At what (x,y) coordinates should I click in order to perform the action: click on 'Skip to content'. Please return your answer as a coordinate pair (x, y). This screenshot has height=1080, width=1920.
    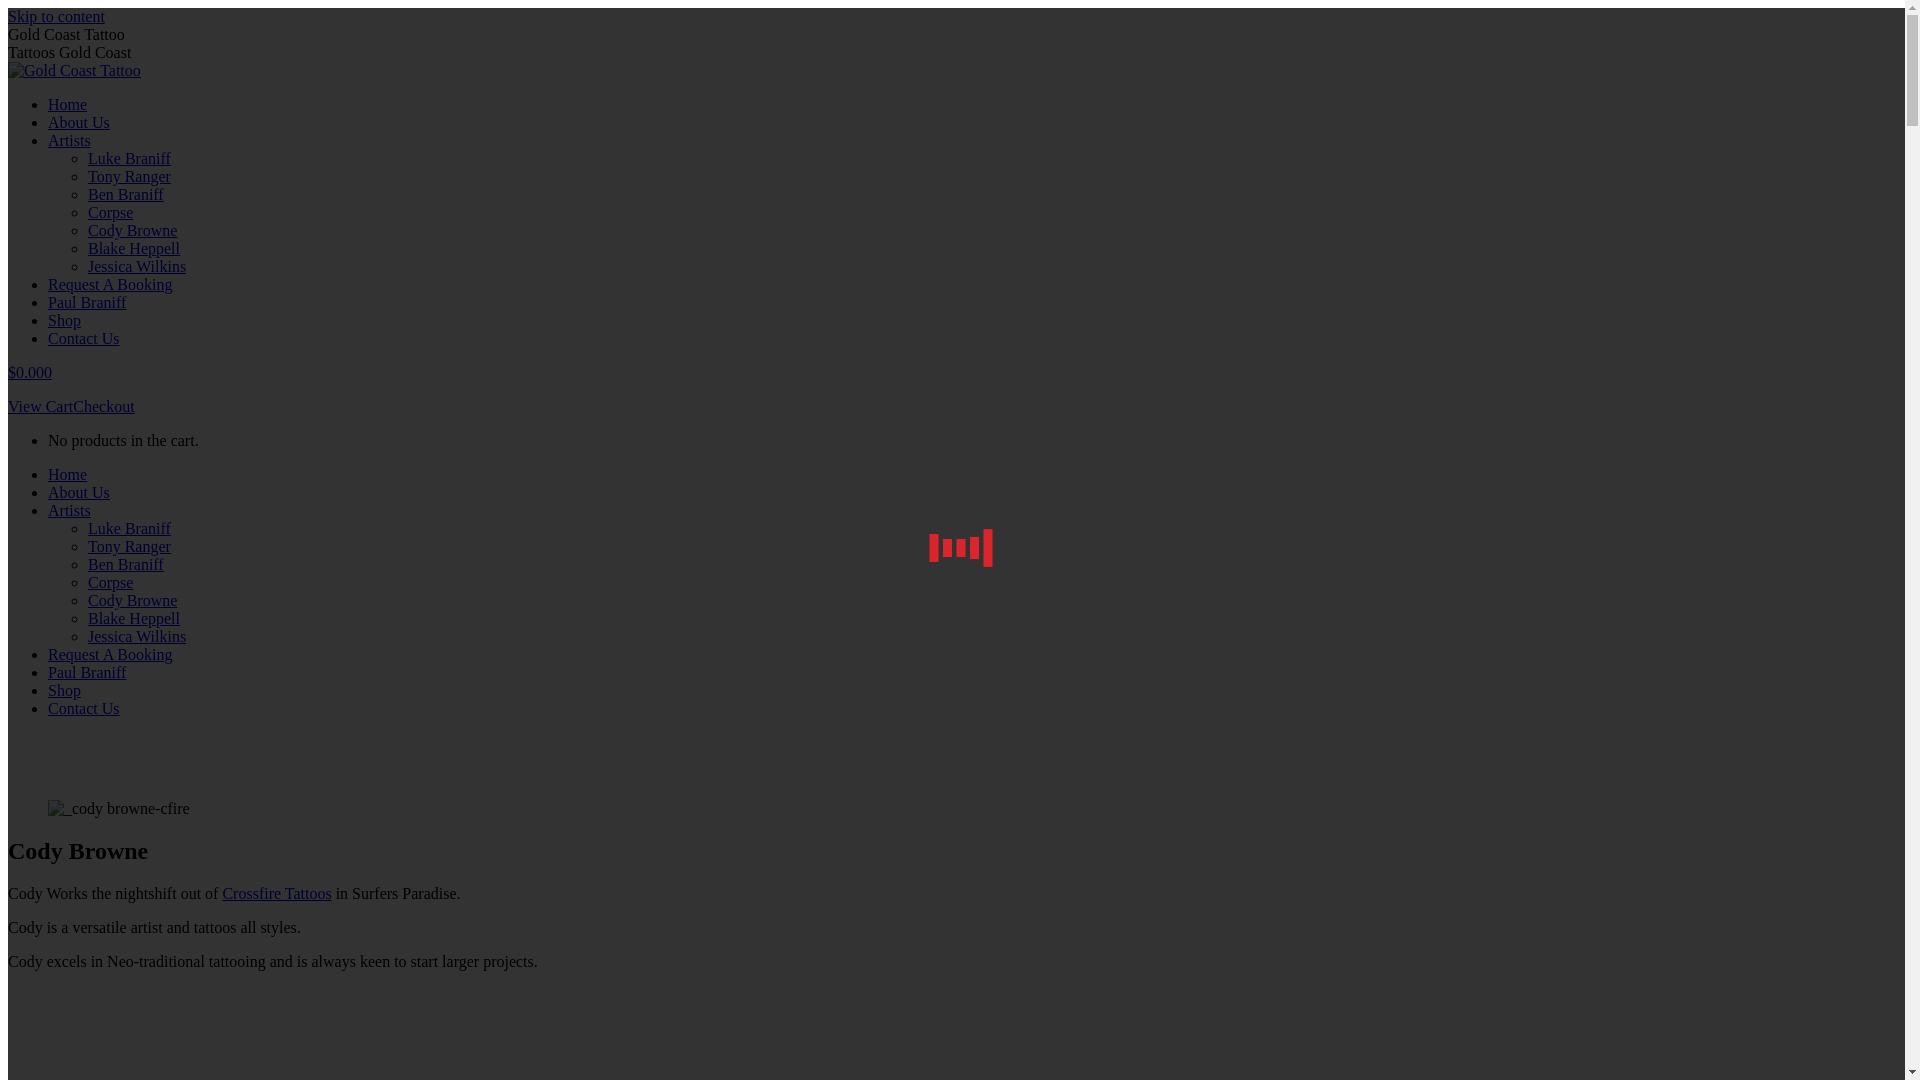
    Looking at the image, I should click on (8, 16).